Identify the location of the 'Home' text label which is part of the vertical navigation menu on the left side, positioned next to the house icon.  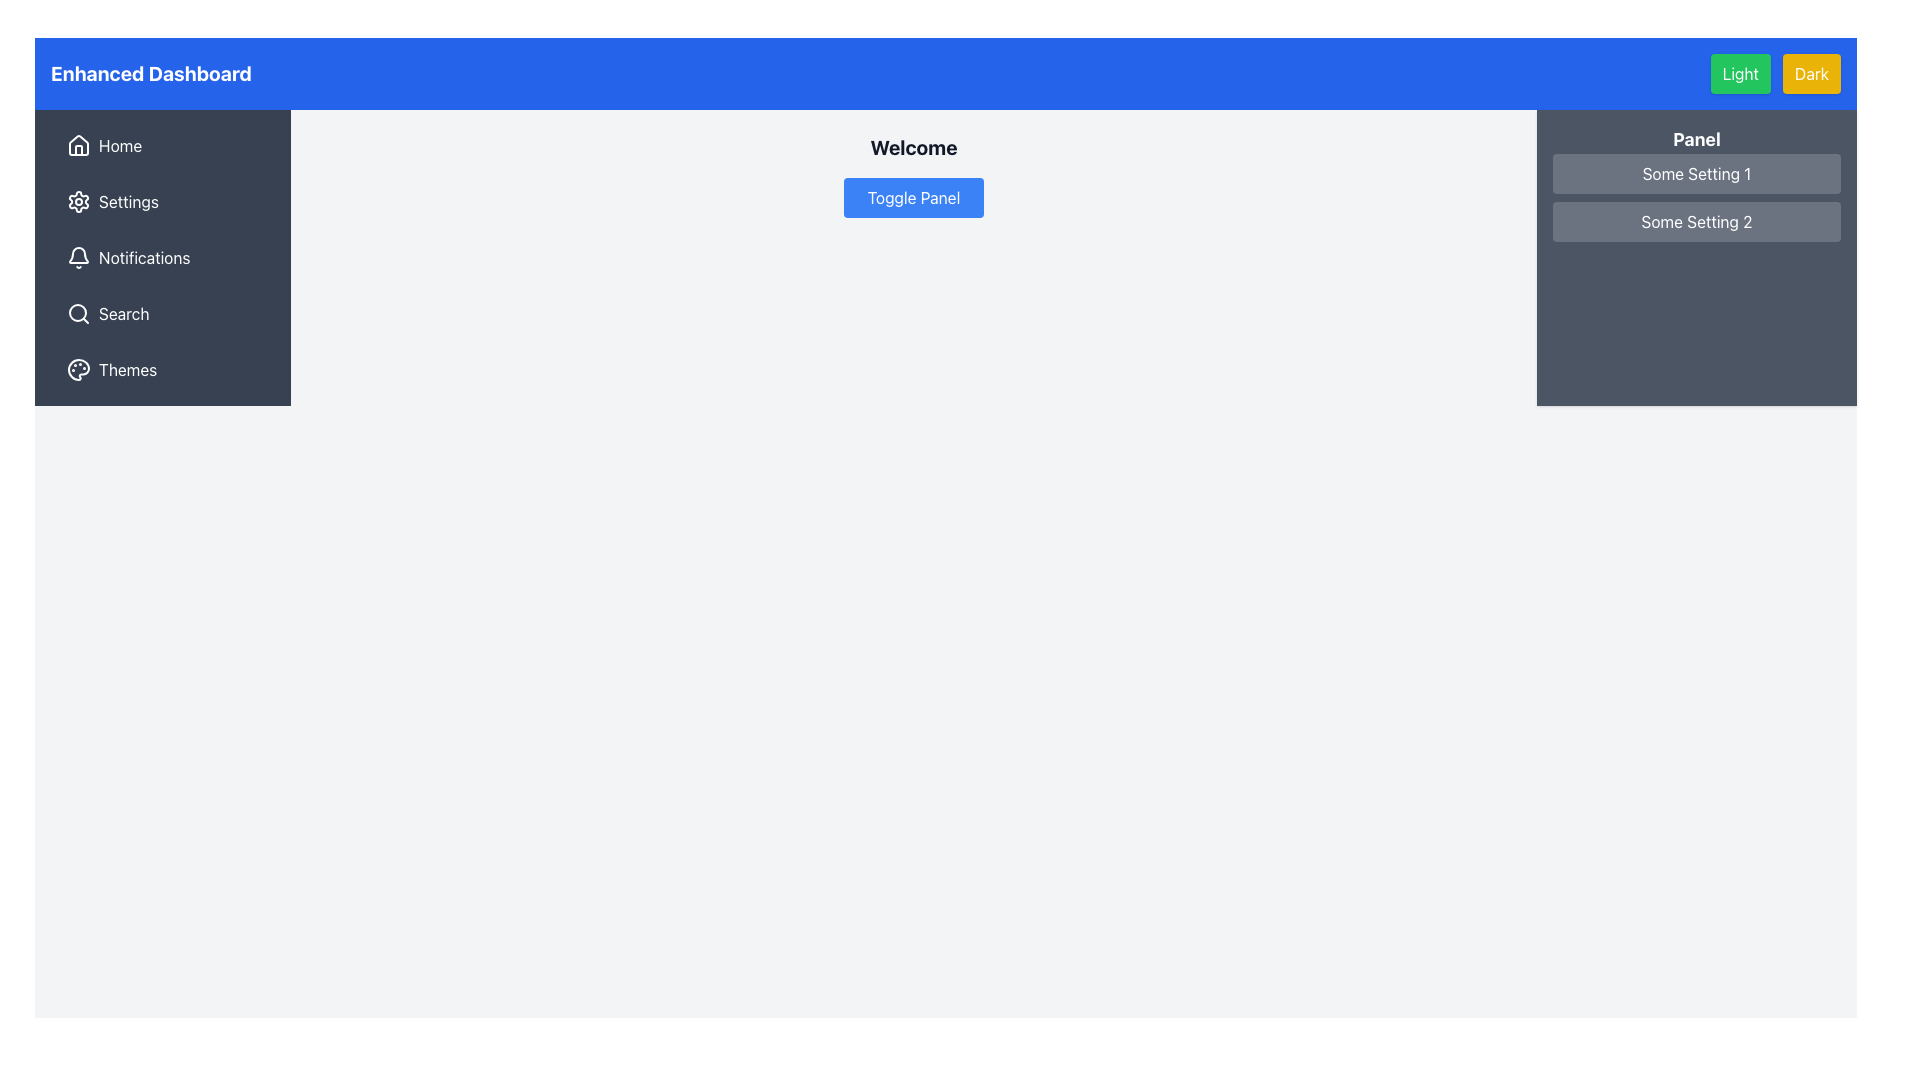
(119, 145).